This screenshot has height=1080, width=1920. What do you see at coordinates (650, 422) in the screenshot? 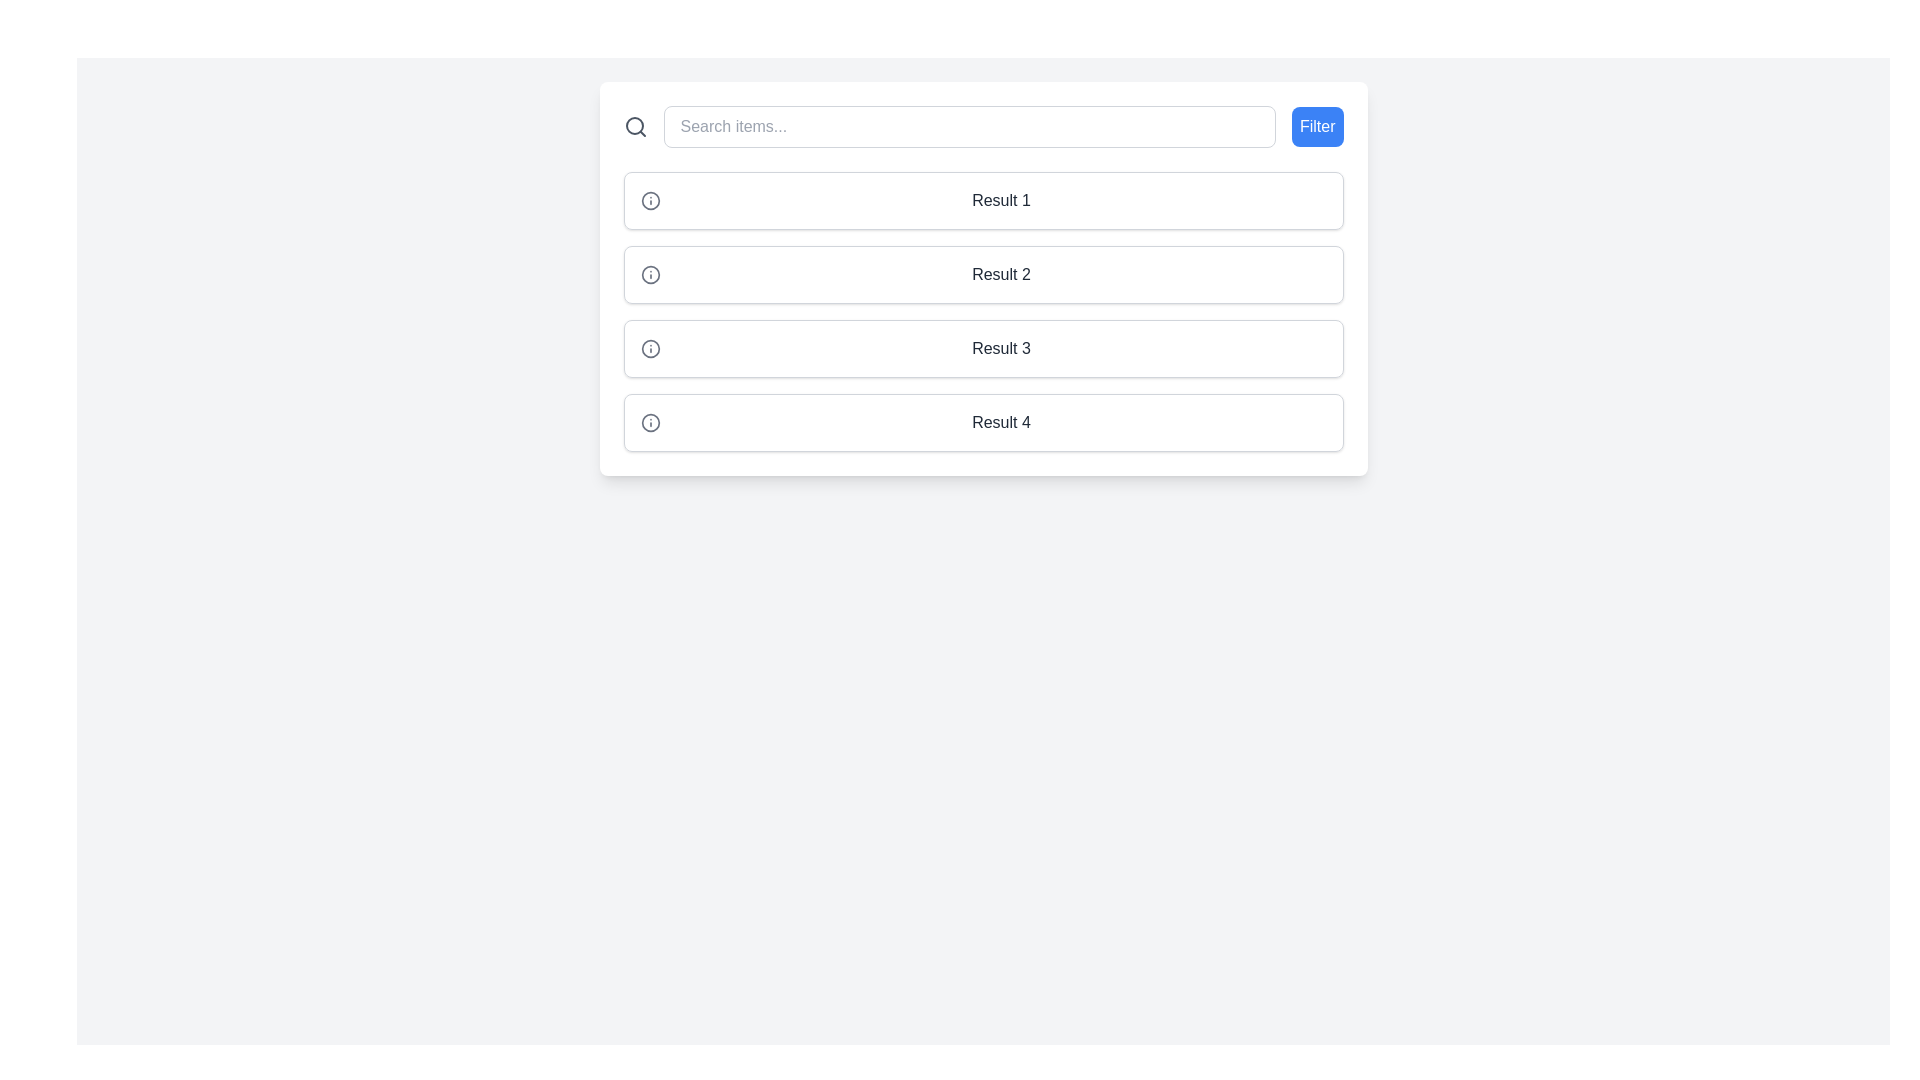
I see `the information icon located at the leftmost part of the 'Result 4' row, which precedes the text 'Result 4'` at bounding box center [650, 422].